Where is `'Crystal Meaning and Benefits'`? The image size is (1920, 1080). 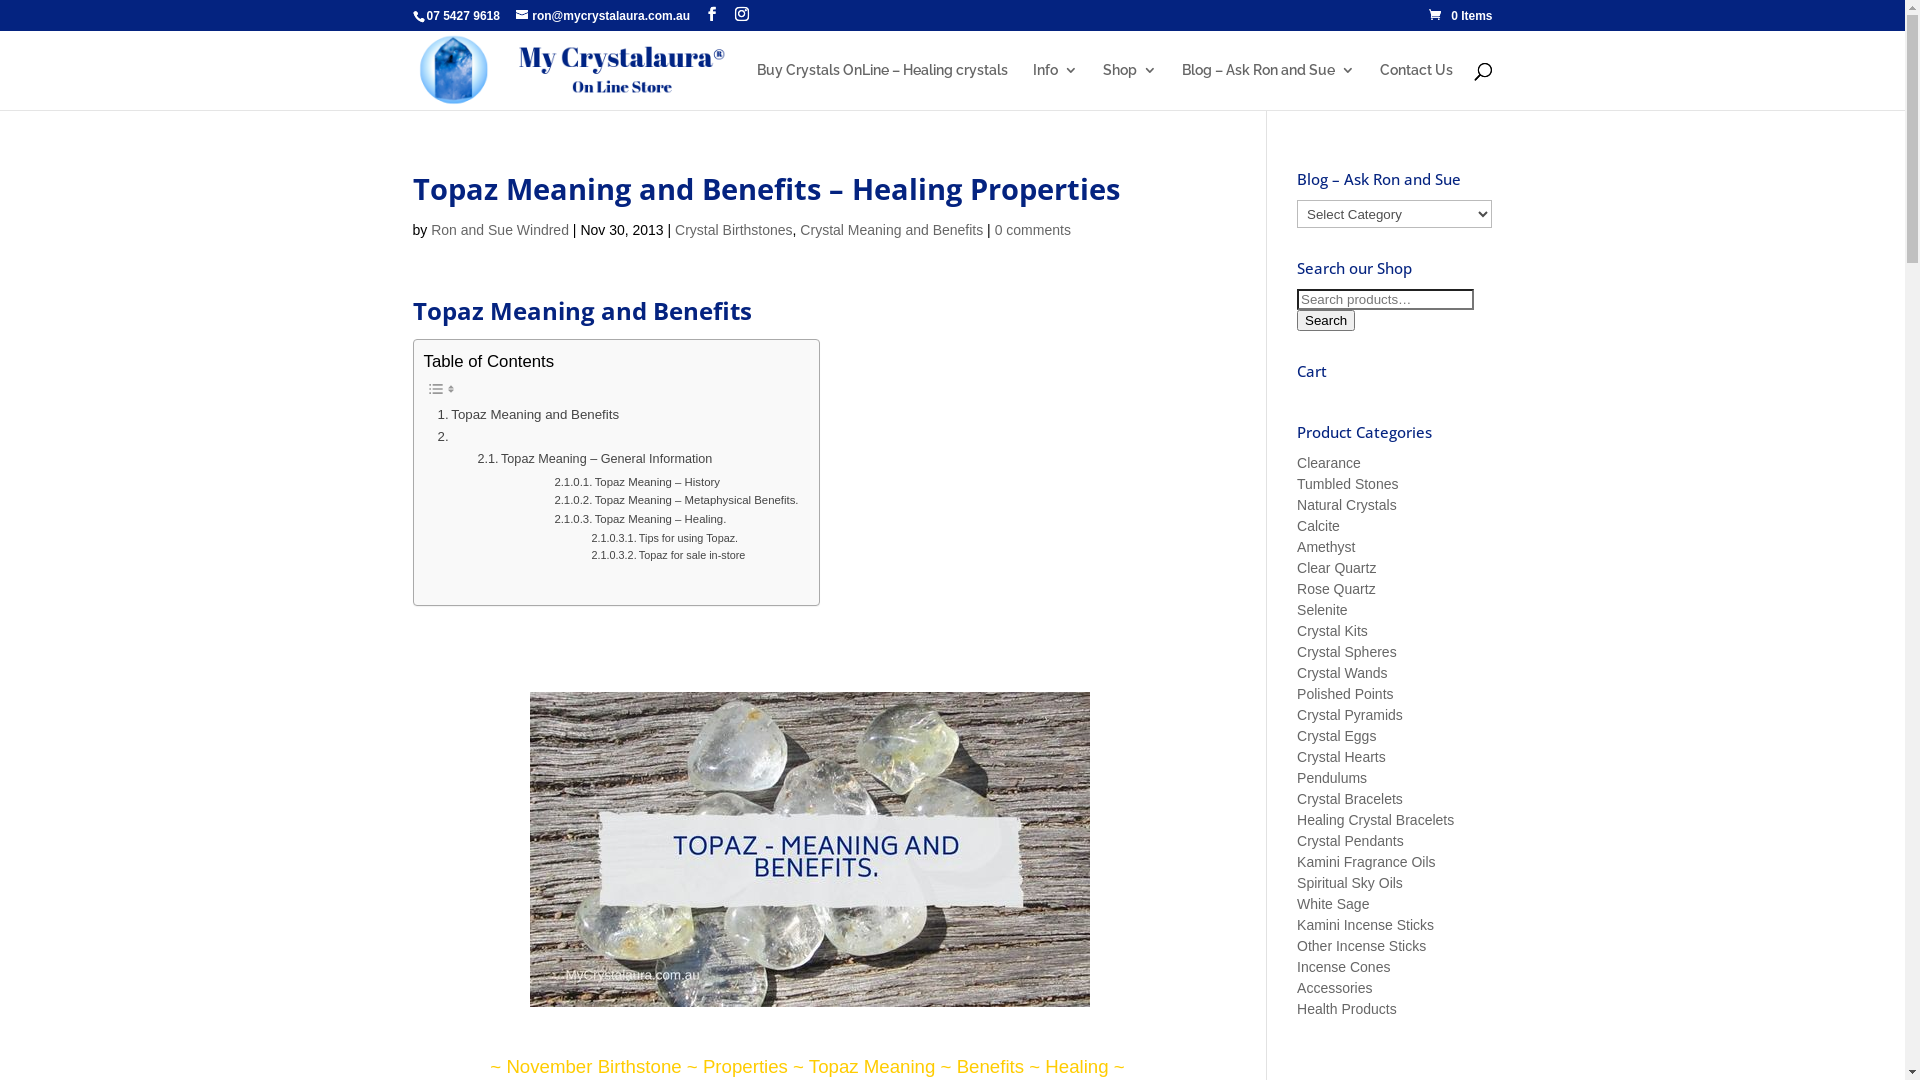
'Crystal Meaning and Benefits' is located at coordinates (800, 229).